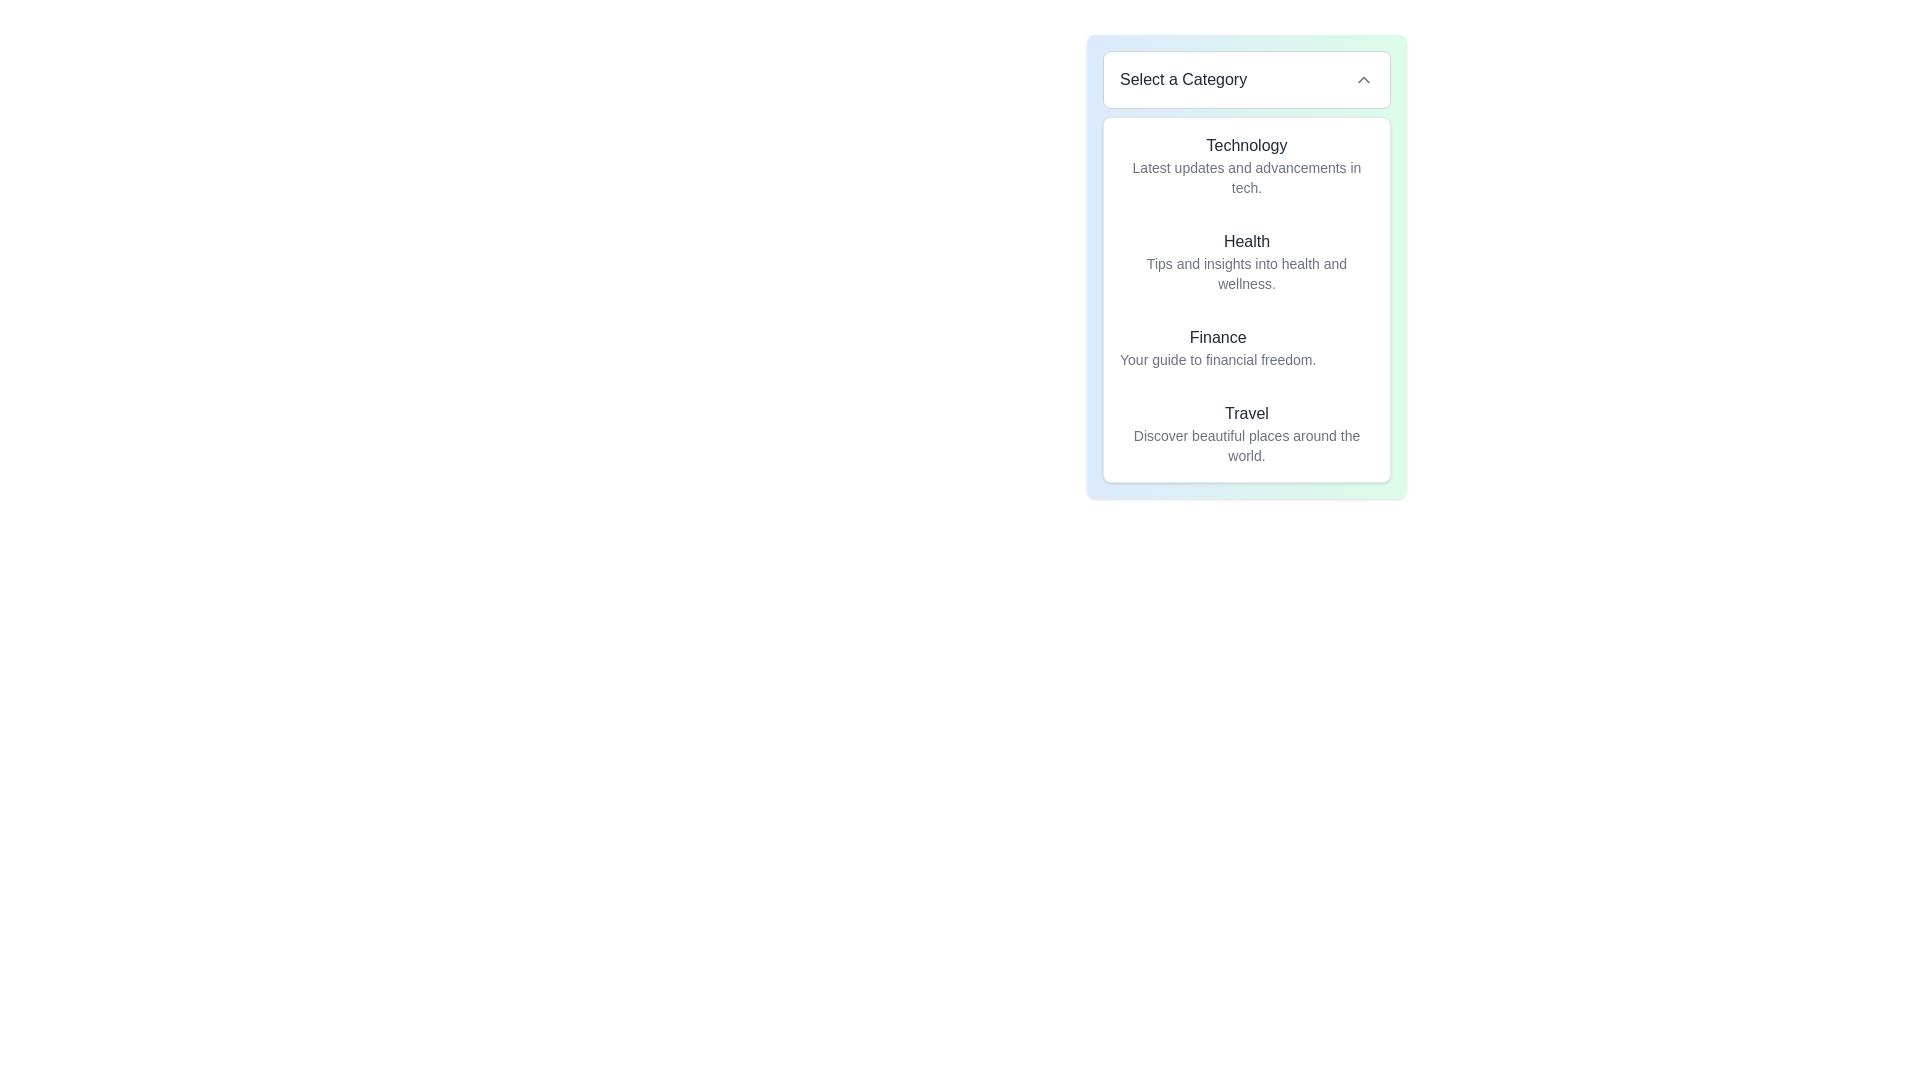 The image size is (1920, 1080). Describe the element at coordinates (1246, 164) in the screenshot. I see `the 'Technology' list item` at that location.